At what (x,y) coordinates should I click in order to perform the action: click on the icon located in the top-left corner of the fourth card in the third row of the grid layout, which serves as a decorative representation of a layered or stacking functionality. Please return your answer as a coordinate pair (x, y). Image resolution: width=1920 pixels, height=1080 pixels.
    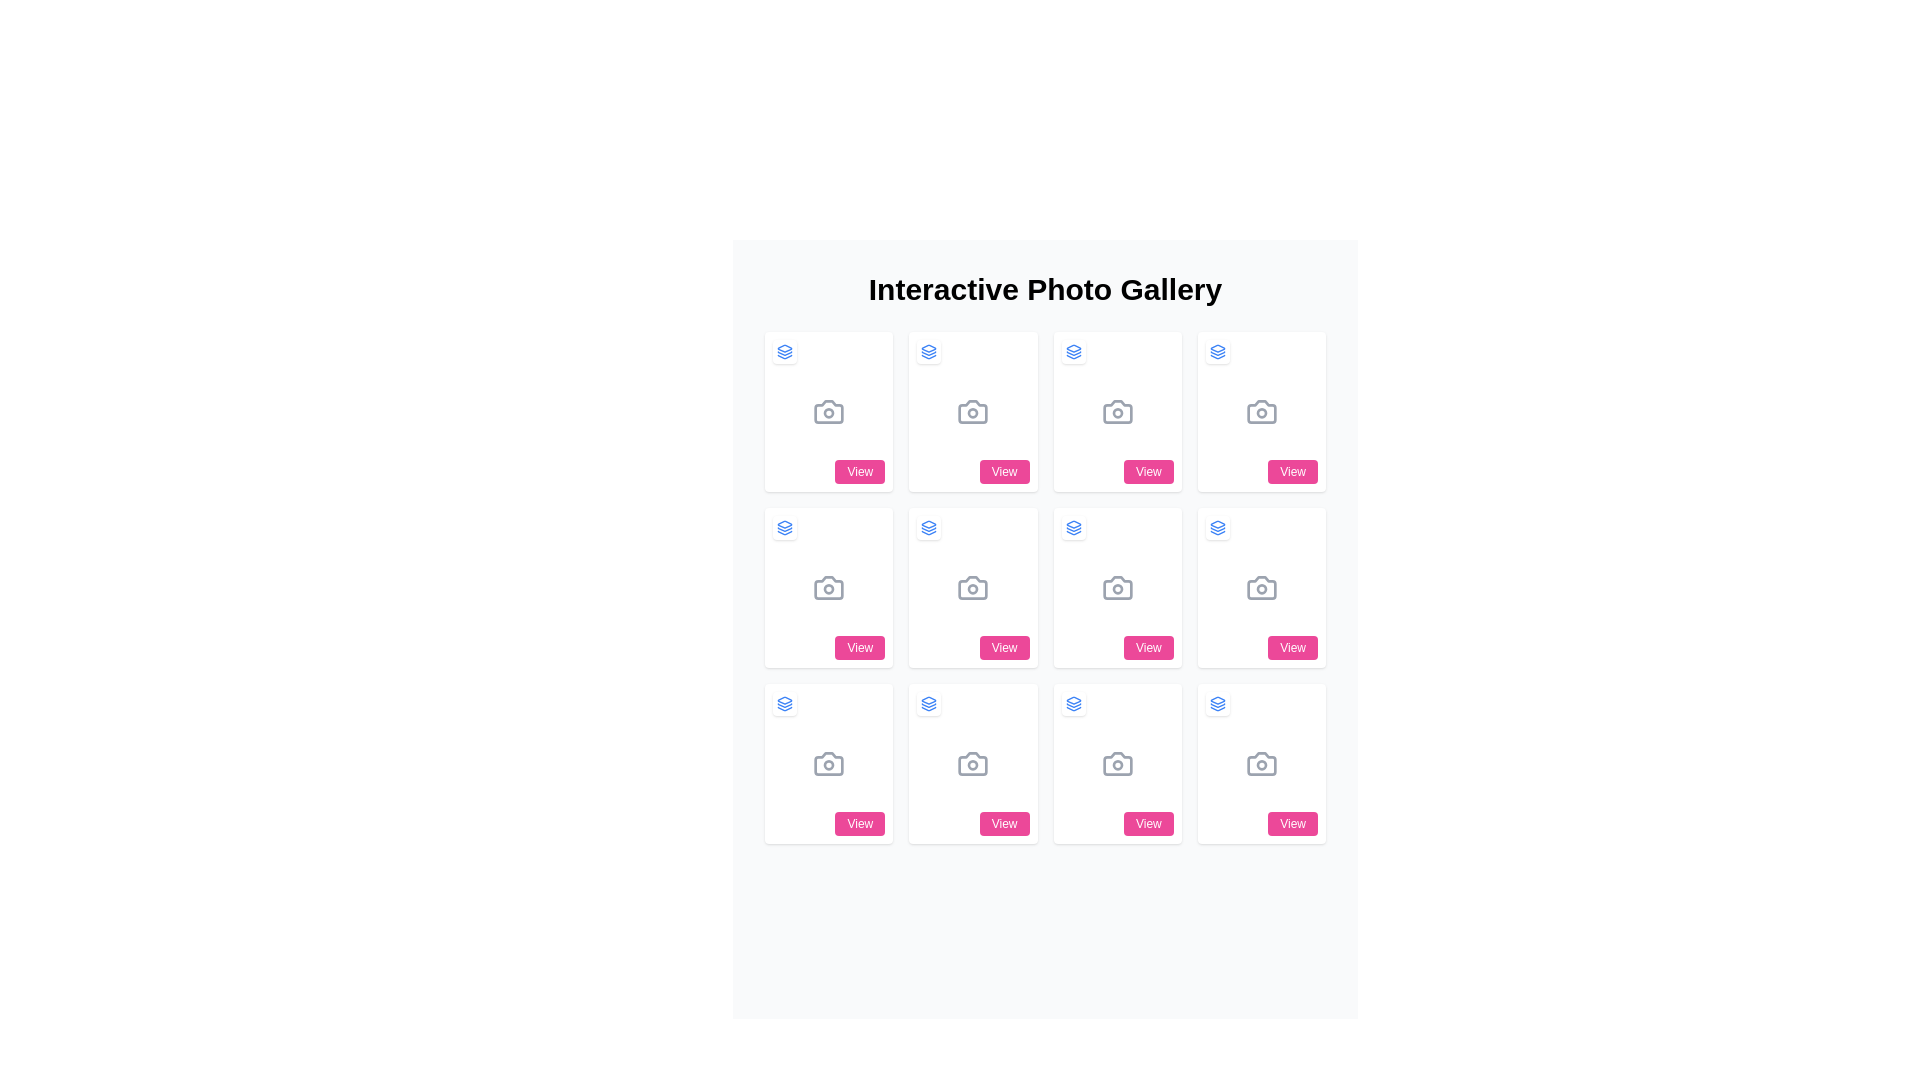
    Looking at the image, I should click on (928, 703).